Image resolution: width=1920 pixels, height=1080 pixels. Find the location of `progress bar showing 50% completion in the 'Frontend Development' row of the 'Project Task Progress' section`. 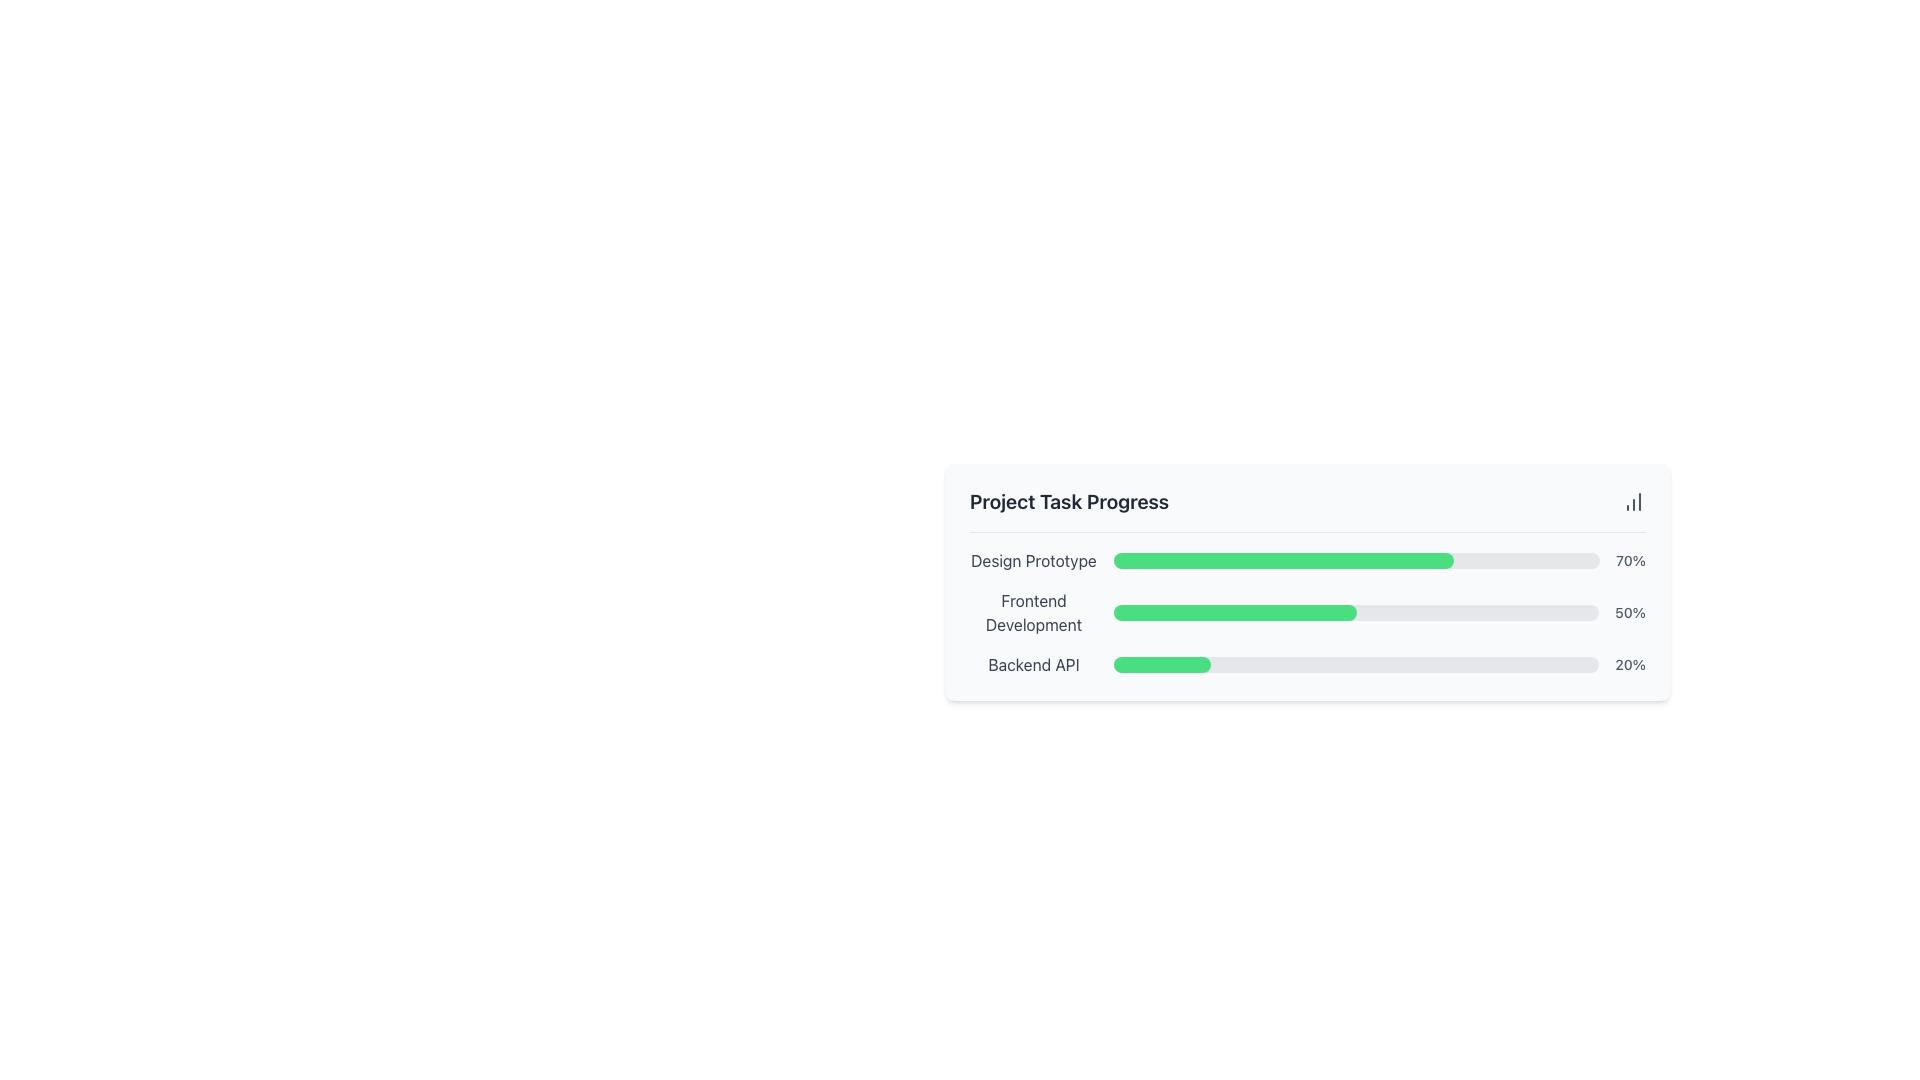

progress bar showing 50% completion in the 'Frontend Development' row of the 'Project Task Progress' section is located at coordinates (1356, 612).